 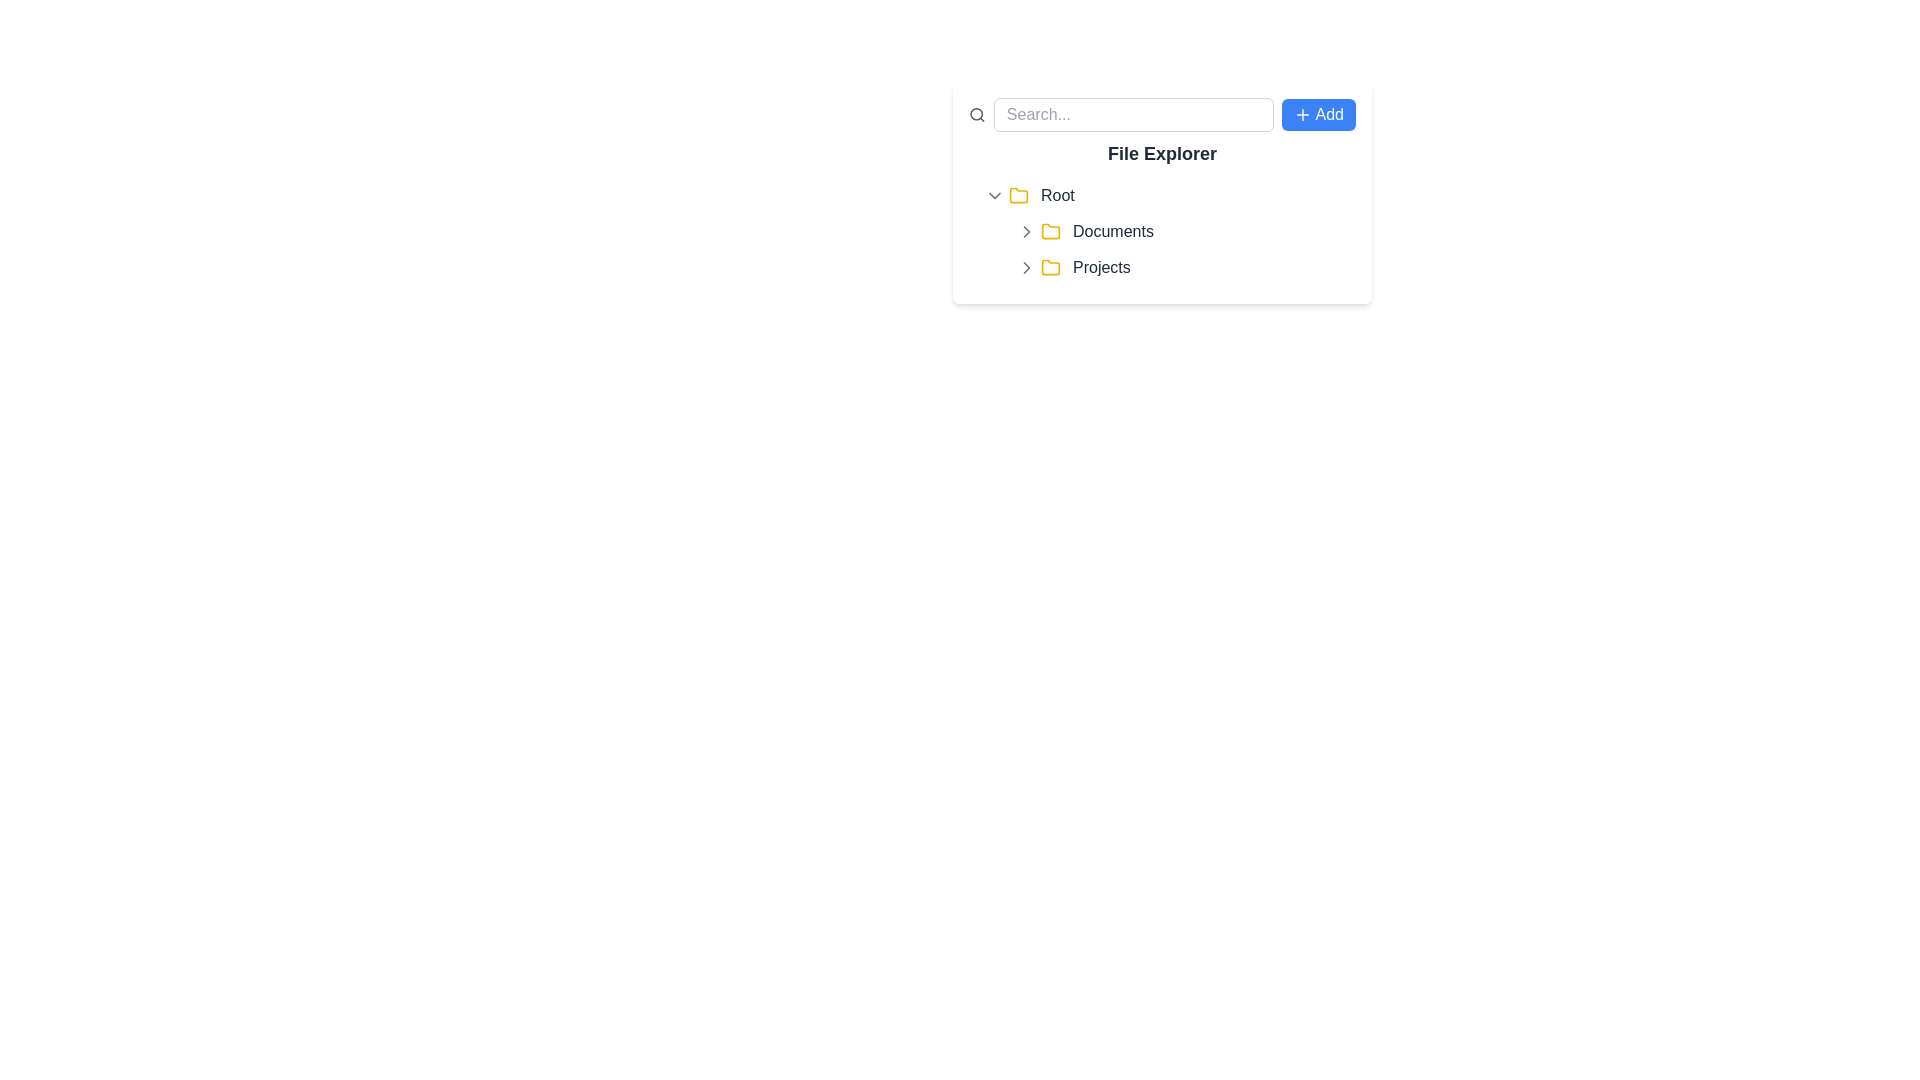 I want to click on the yellow folder icon in the file explorer located to the left of the 'Documents' label, so click(x=1050, y=230).